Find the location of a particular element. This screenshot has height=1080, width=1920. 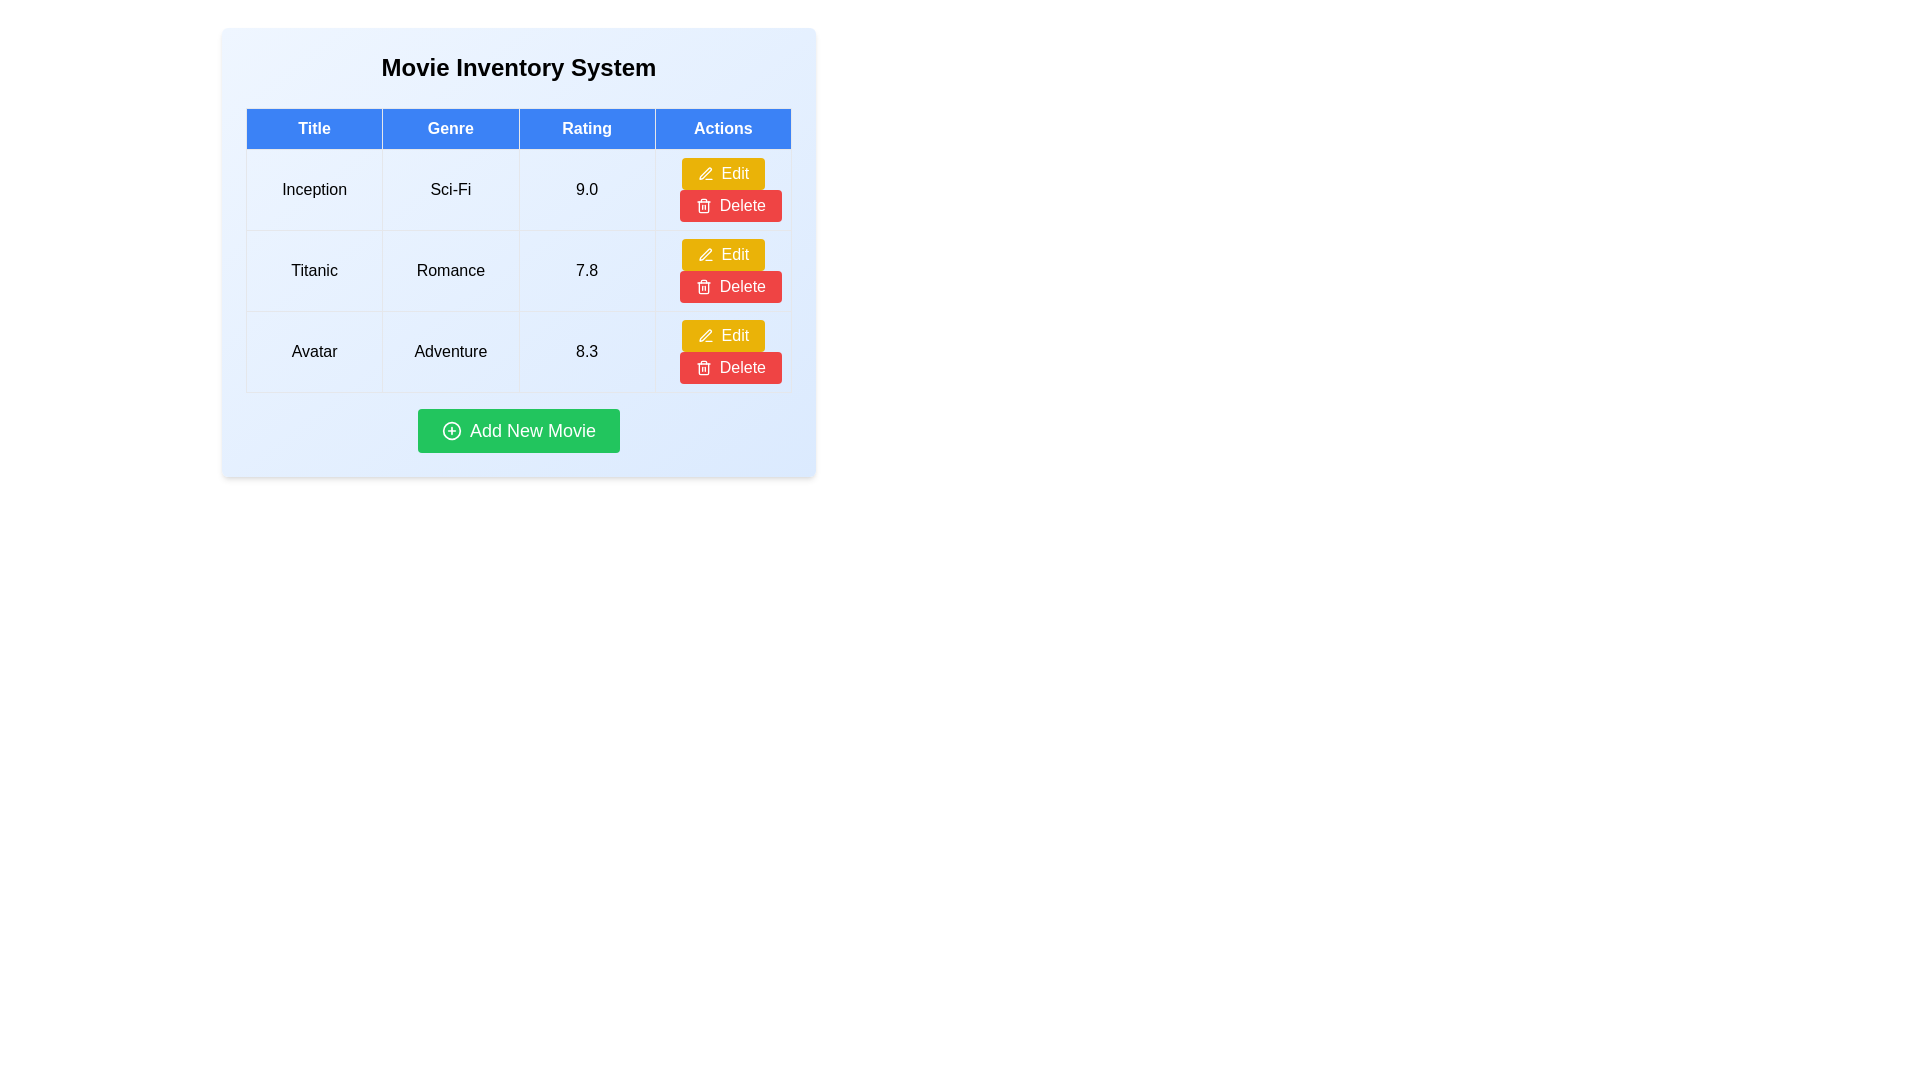

the delete button located in the 'Actions' column of the table, beside the 'Edit' button, in the second row corresponding to the movie 'Titanic' is located at coordinates (729, 205).